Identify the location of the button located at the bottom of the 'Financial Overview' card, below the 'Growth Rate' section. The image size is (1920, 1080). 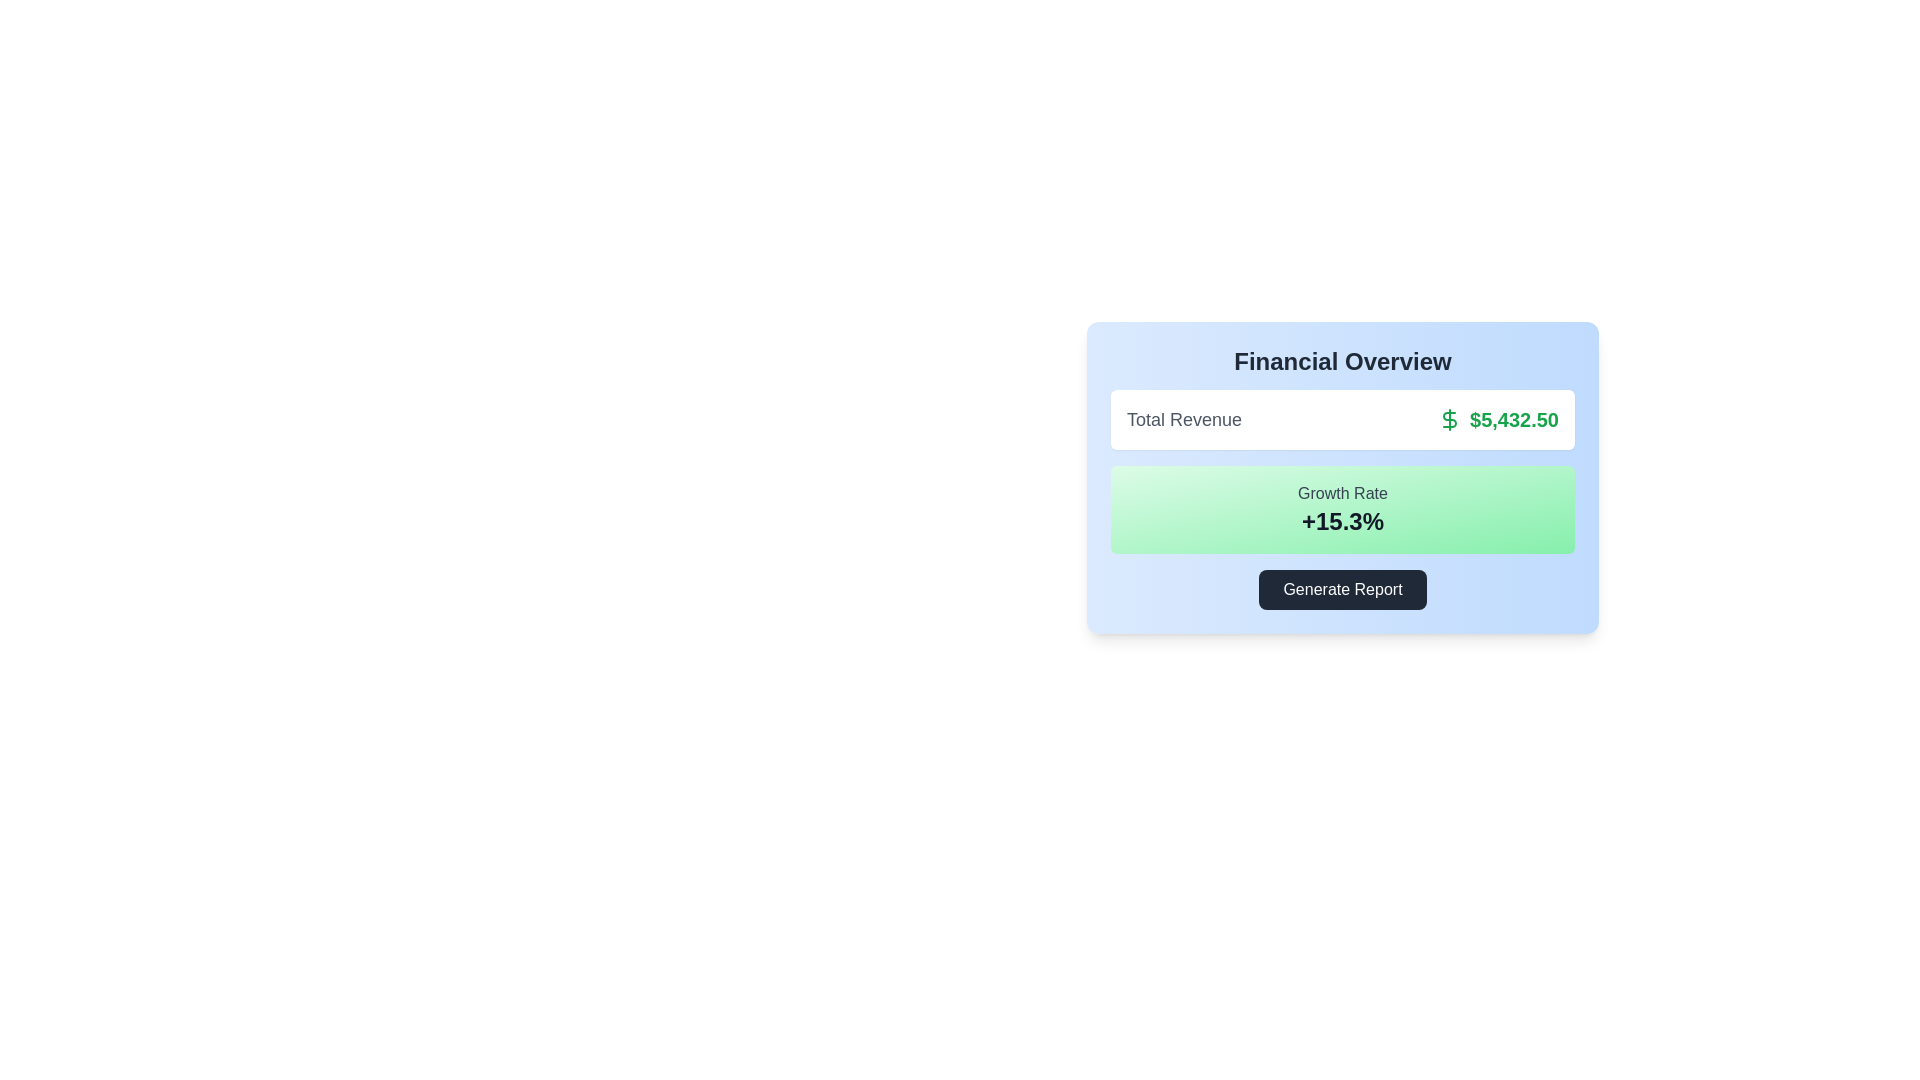
(1343, 589).